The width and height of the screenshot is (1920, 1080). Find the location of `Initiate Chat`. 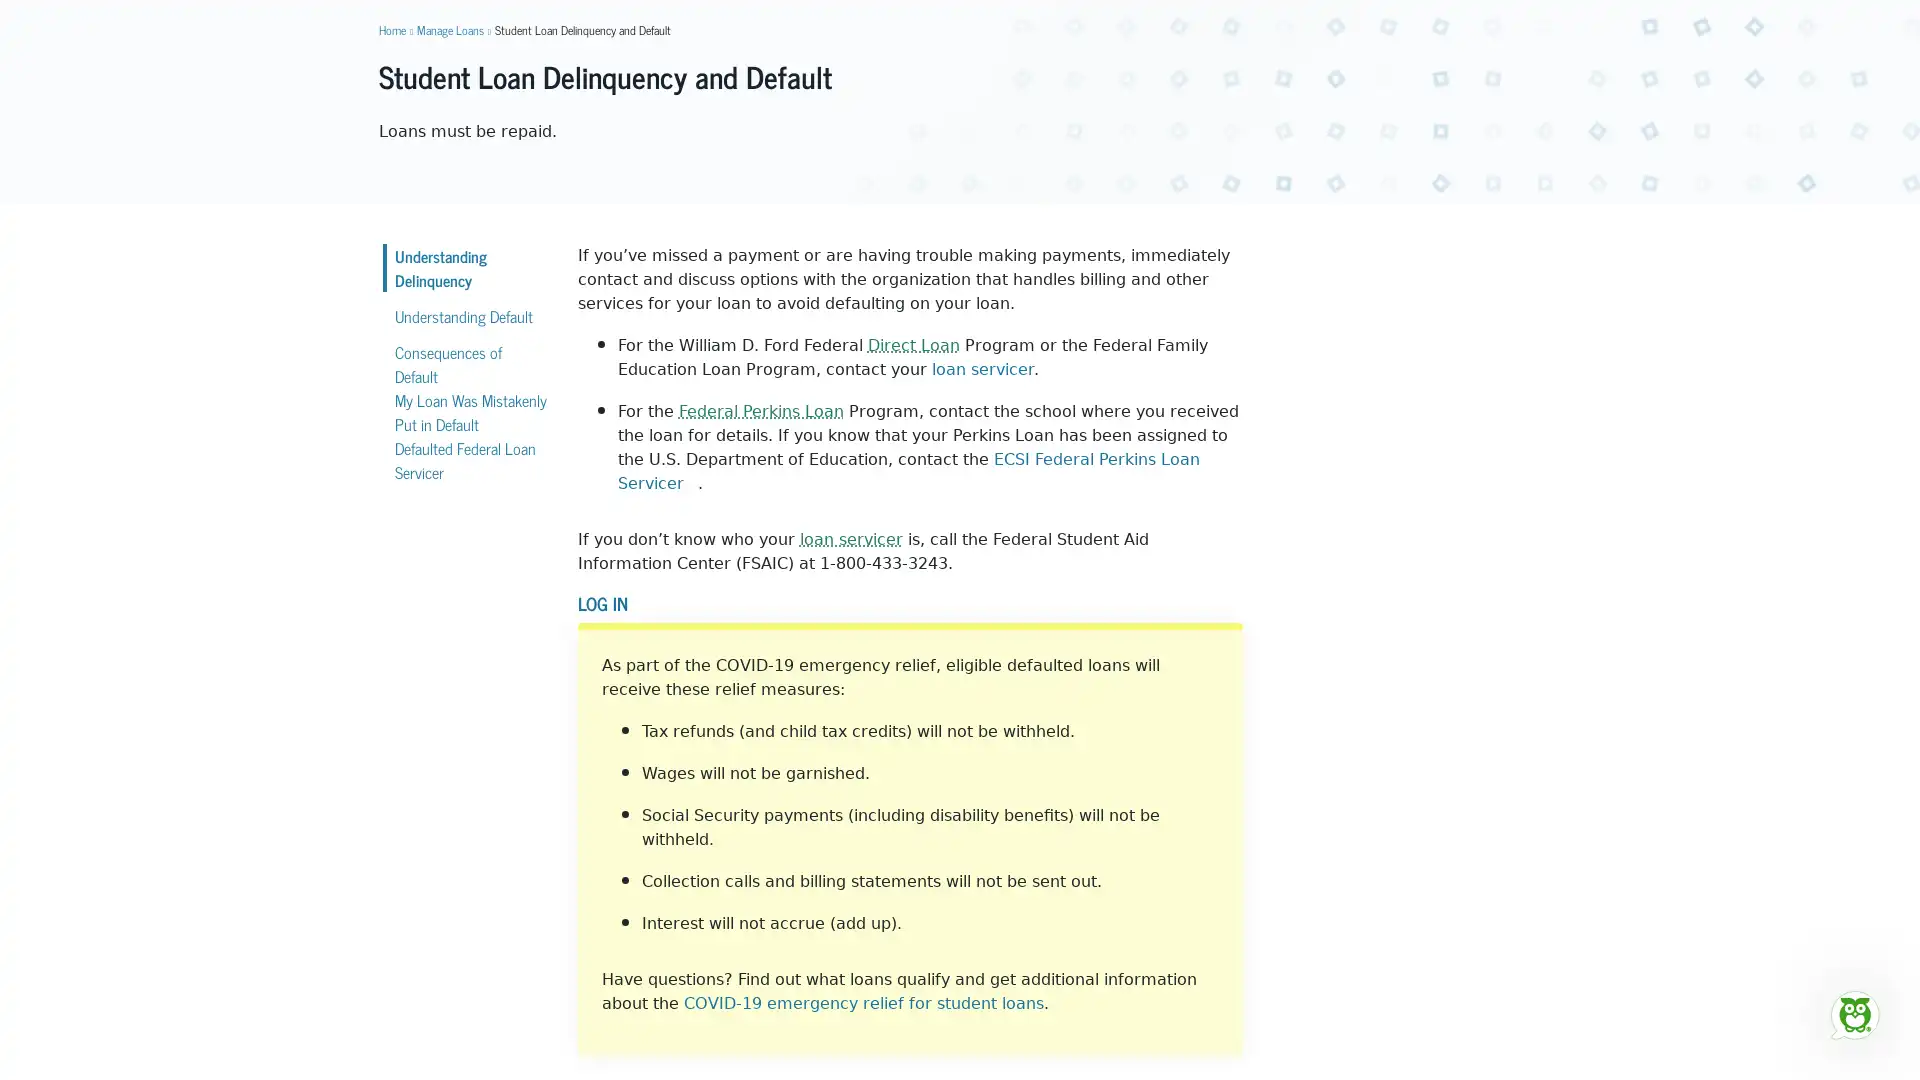

Initiate Chat is located at coordinates (1853, 1014).